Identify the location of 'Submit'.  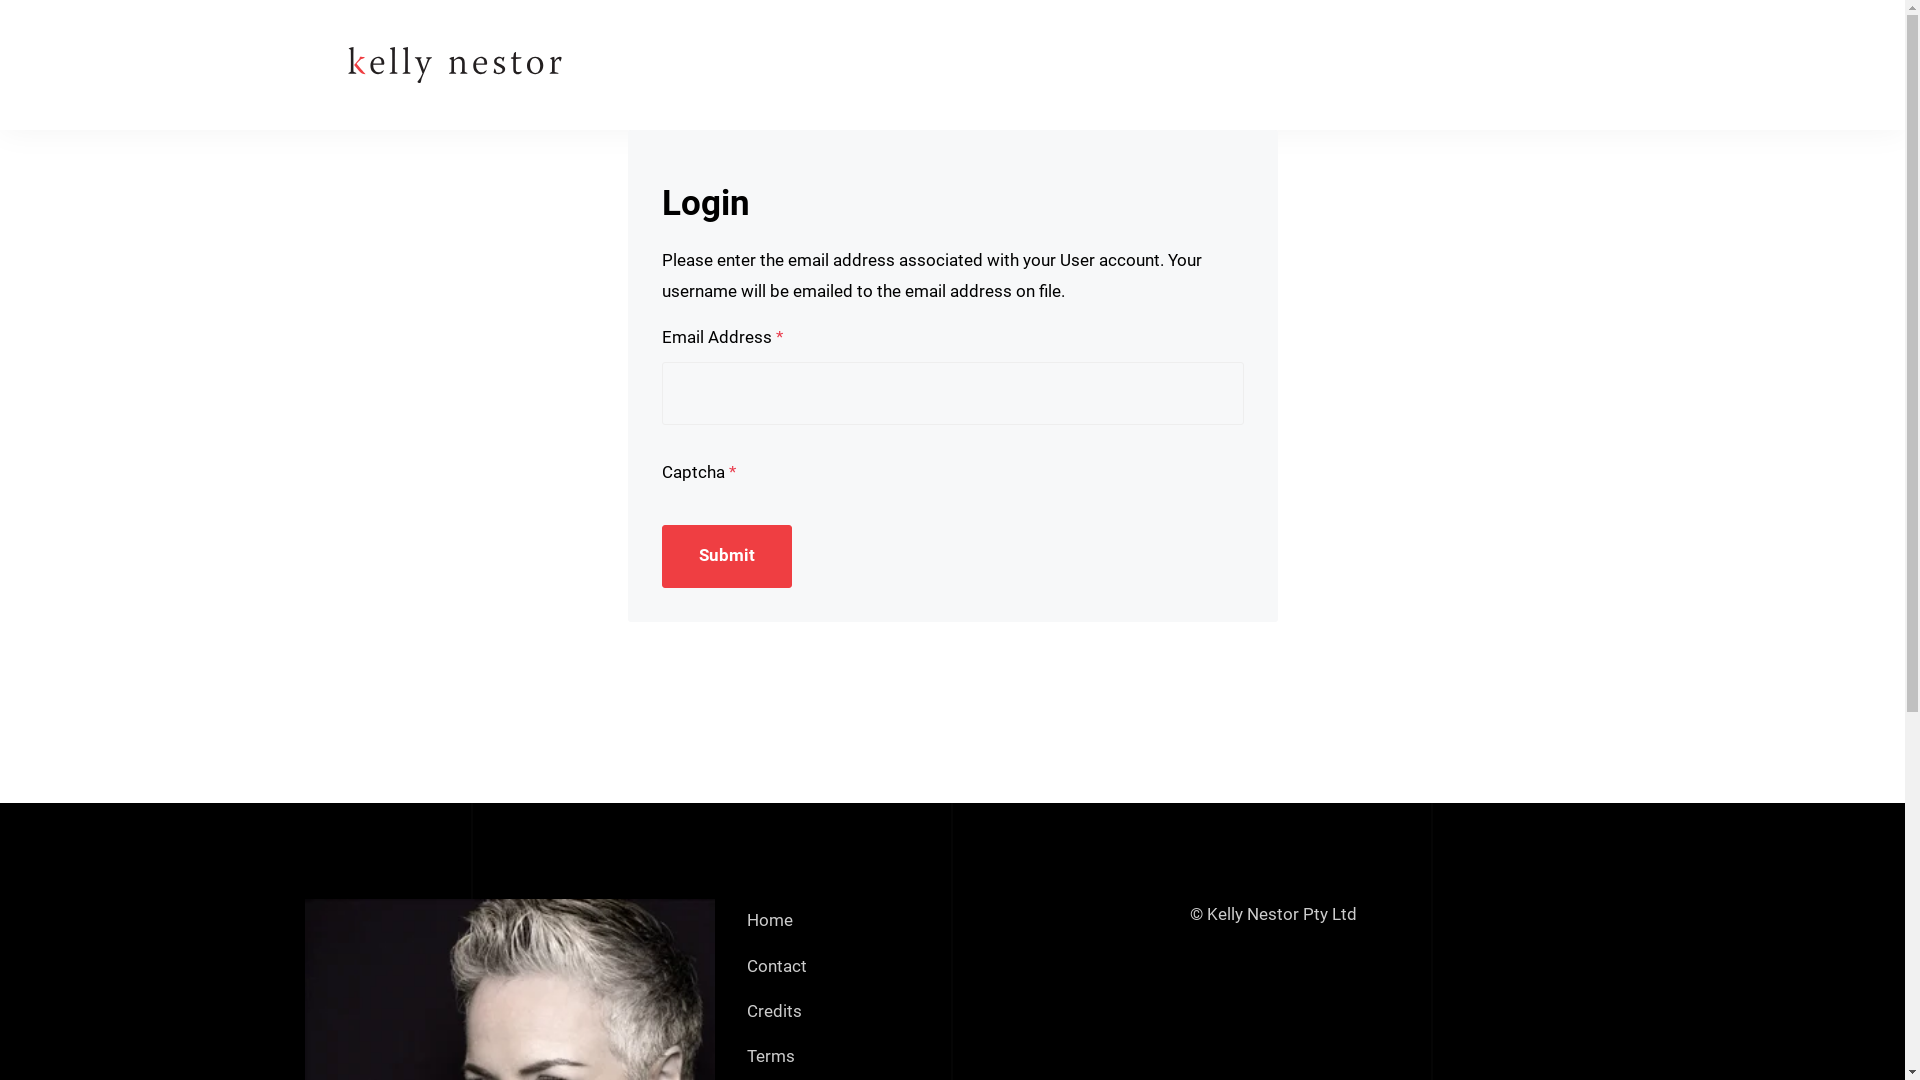
(726, 556).